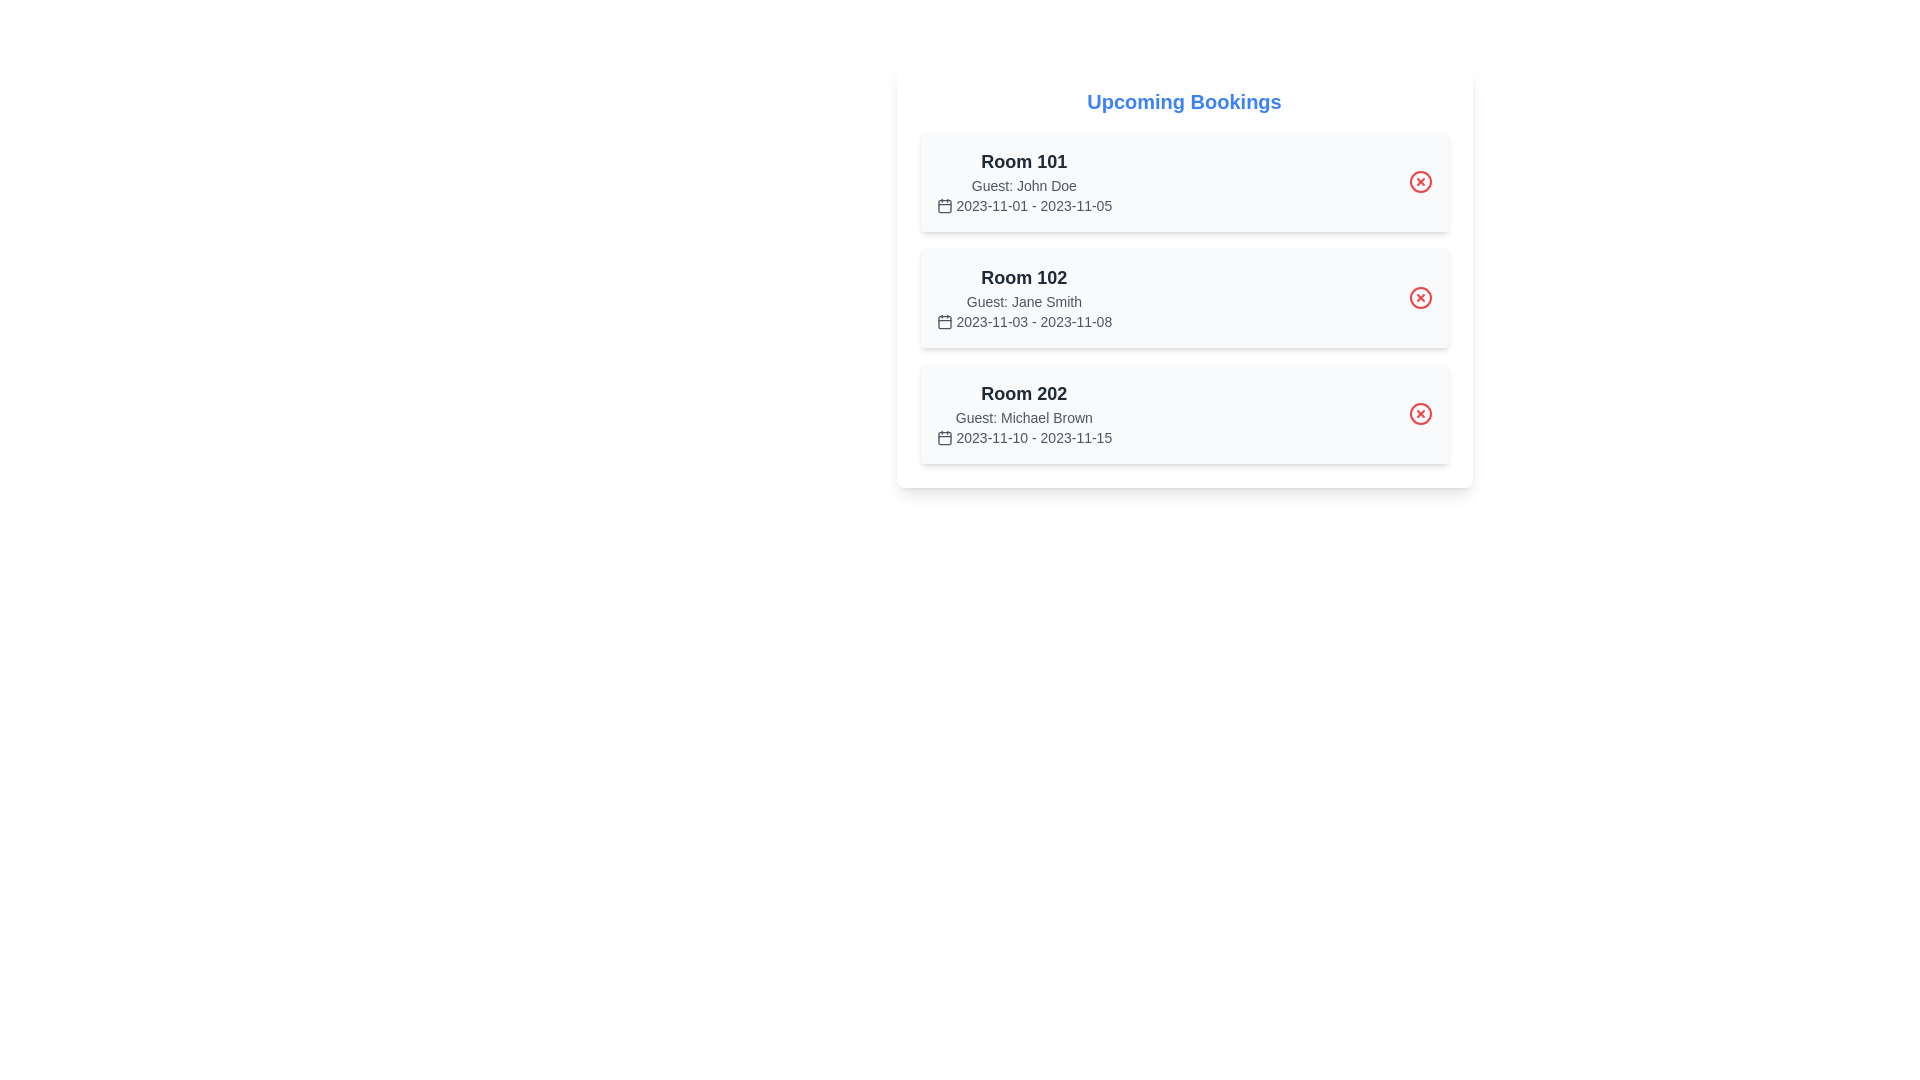  Describe the element at coordinates (1024, 437) in the screenshot. I see `the text label indicating the booking period for Room 202` at that location.